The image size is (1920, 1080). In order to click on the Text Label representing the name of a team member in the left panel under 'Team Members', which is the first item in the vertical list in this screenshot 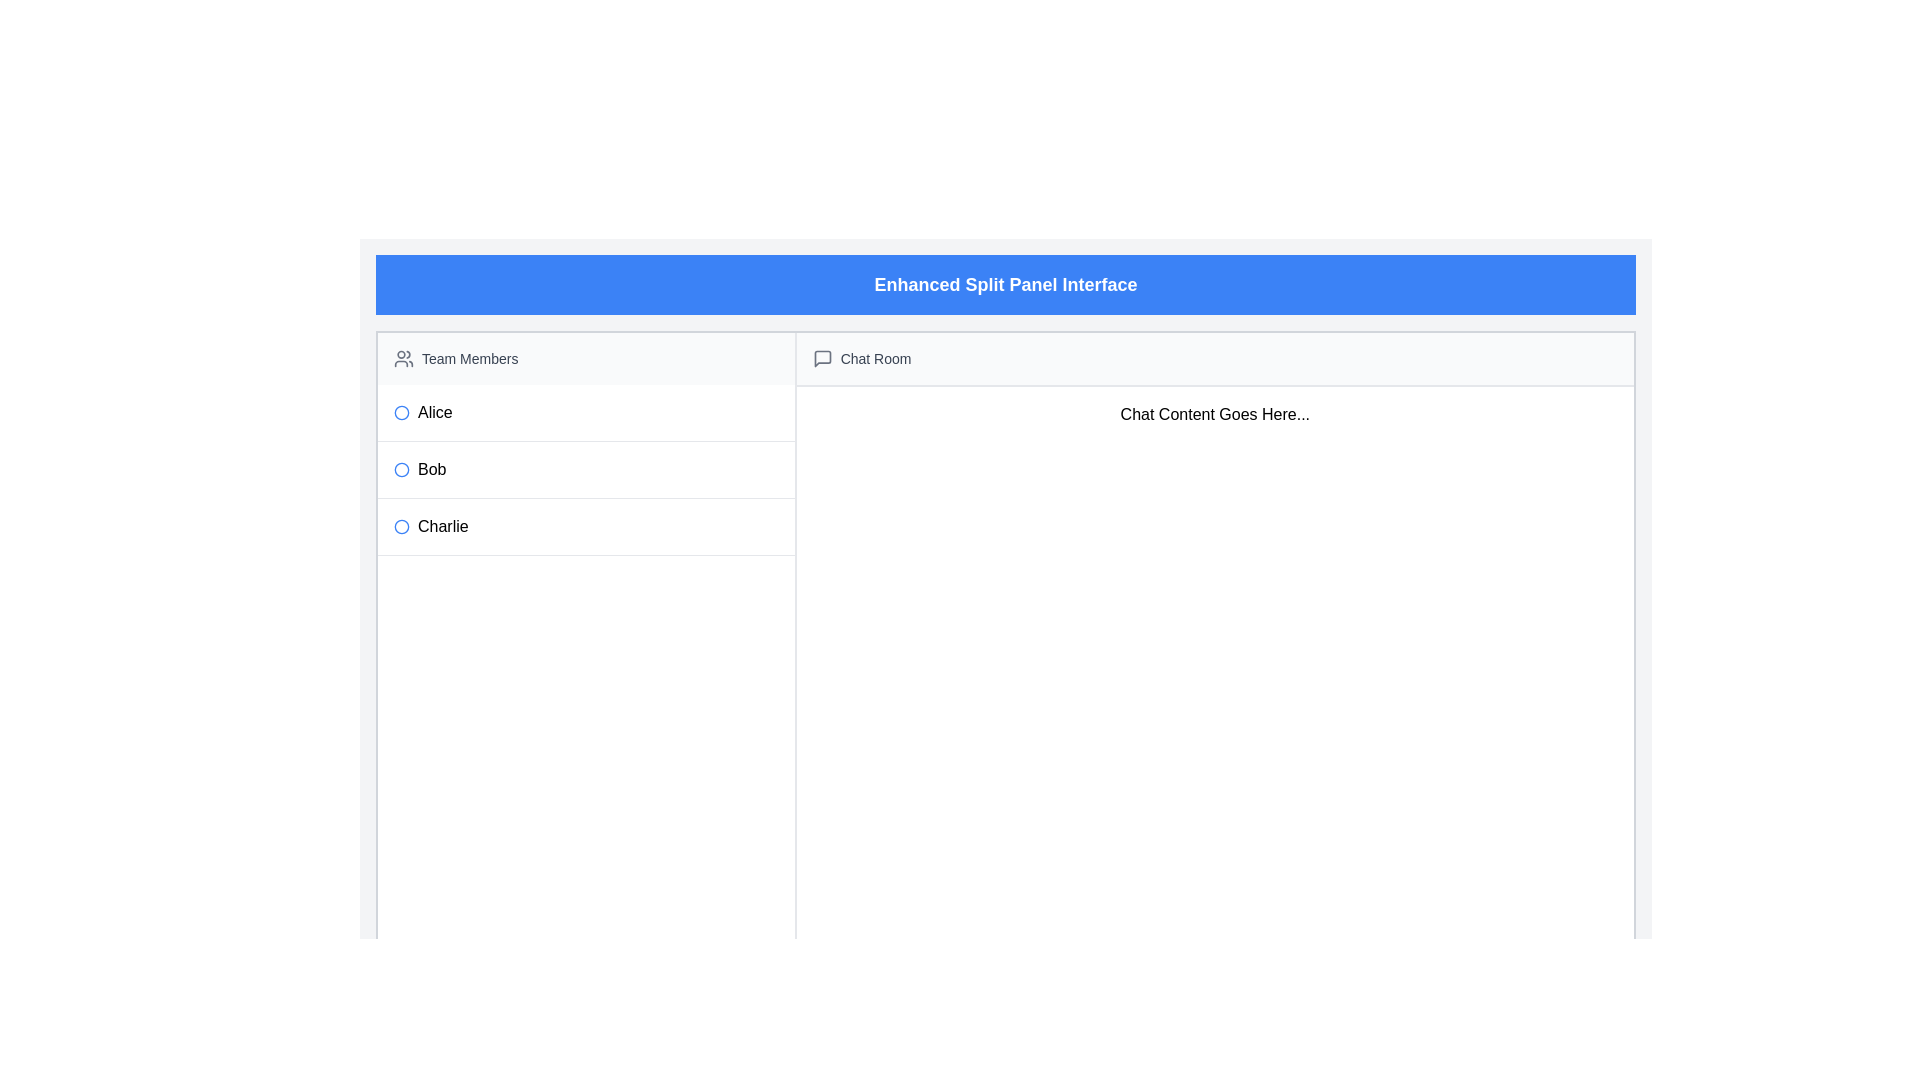, I will do `click(434, 411)`.